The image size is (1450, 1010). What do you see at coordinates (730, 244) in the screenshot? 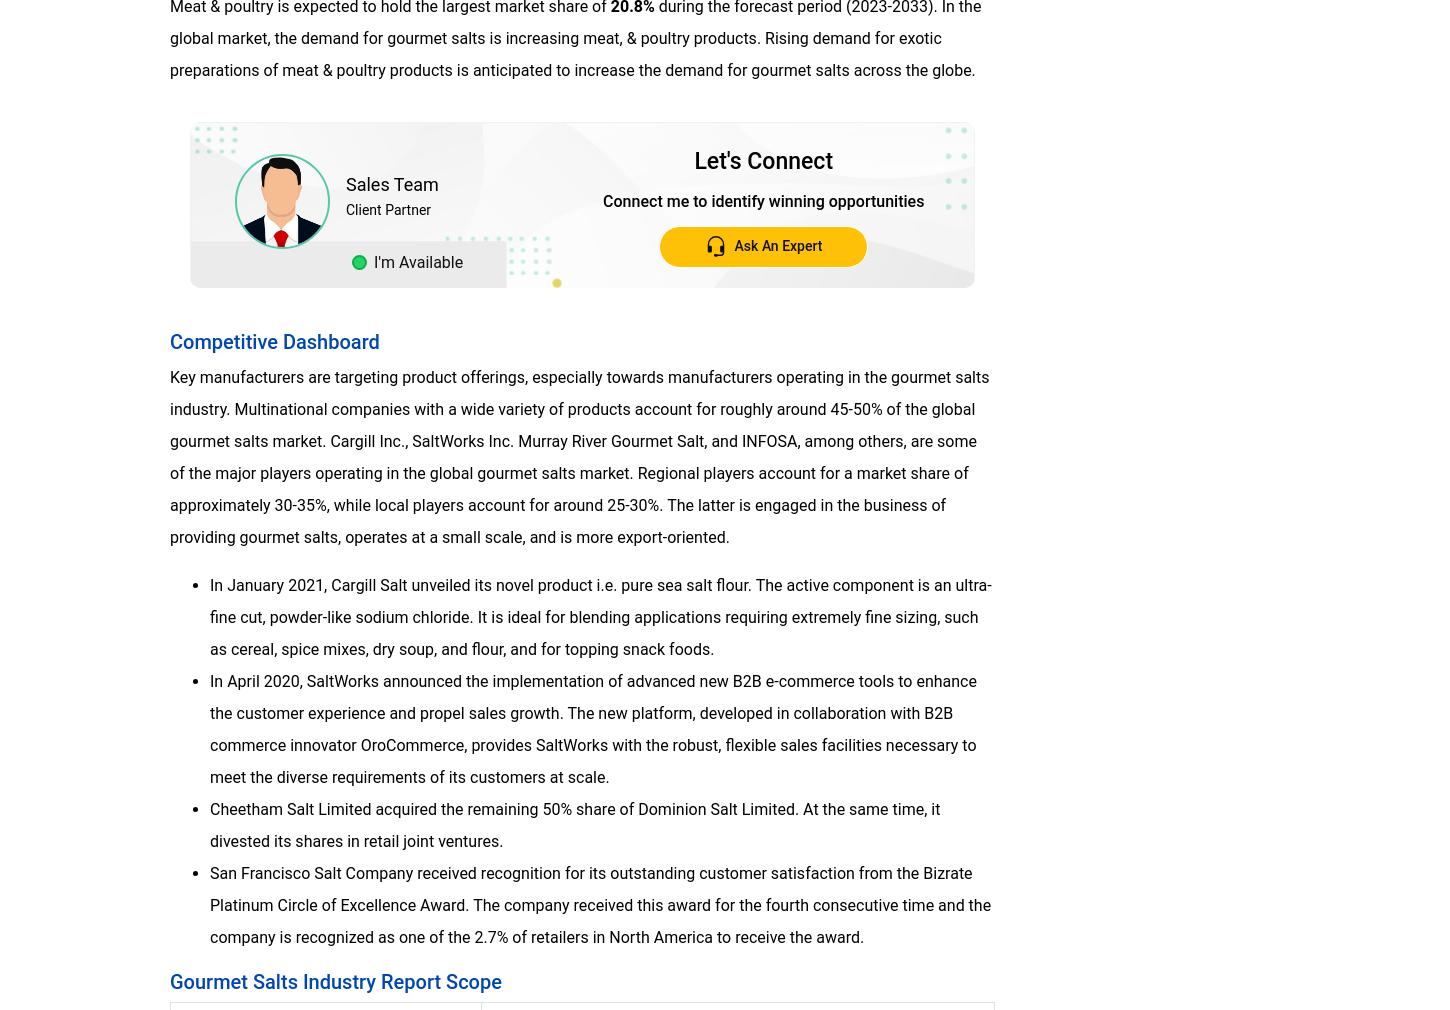
I see `'Ask An Expert'` at bounding box center [730, 244].